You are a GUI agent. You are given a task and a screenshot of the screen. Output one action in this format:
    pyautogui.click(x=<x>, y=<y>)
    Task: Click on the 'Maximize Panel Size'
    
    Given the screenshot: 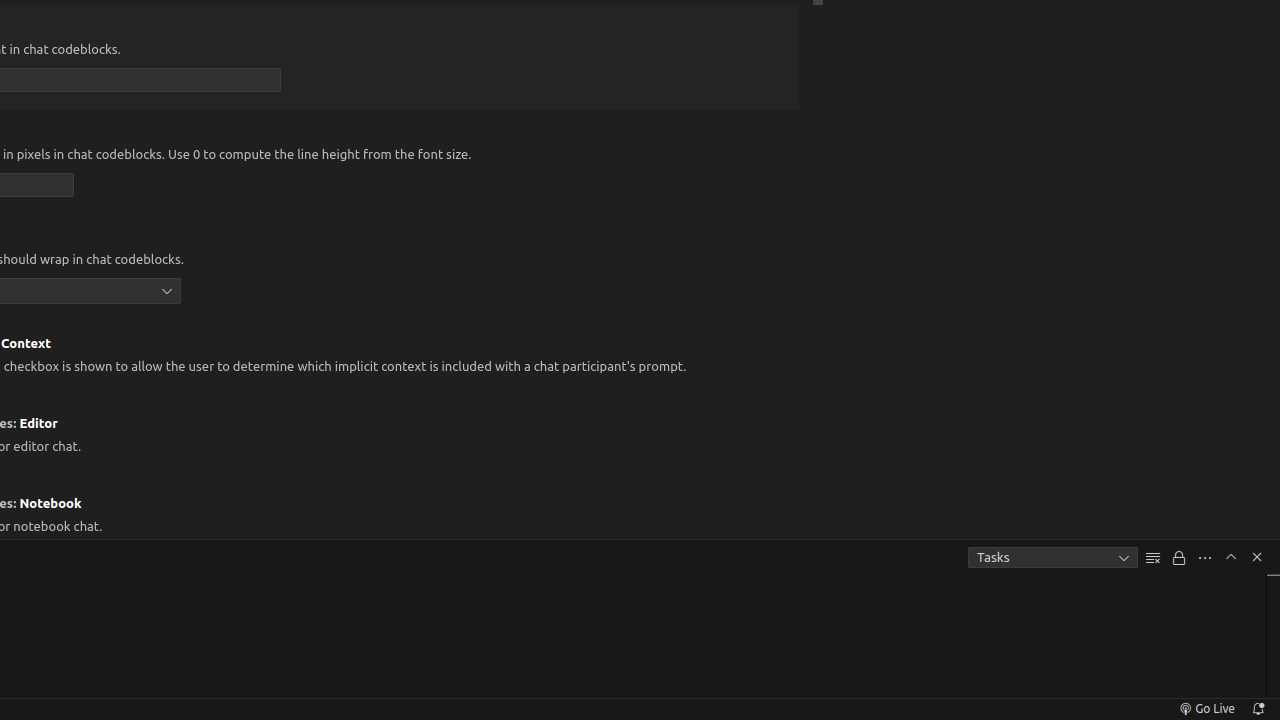 What is the action you would take?
    pyautogui.click(x=1229, y=556)
    